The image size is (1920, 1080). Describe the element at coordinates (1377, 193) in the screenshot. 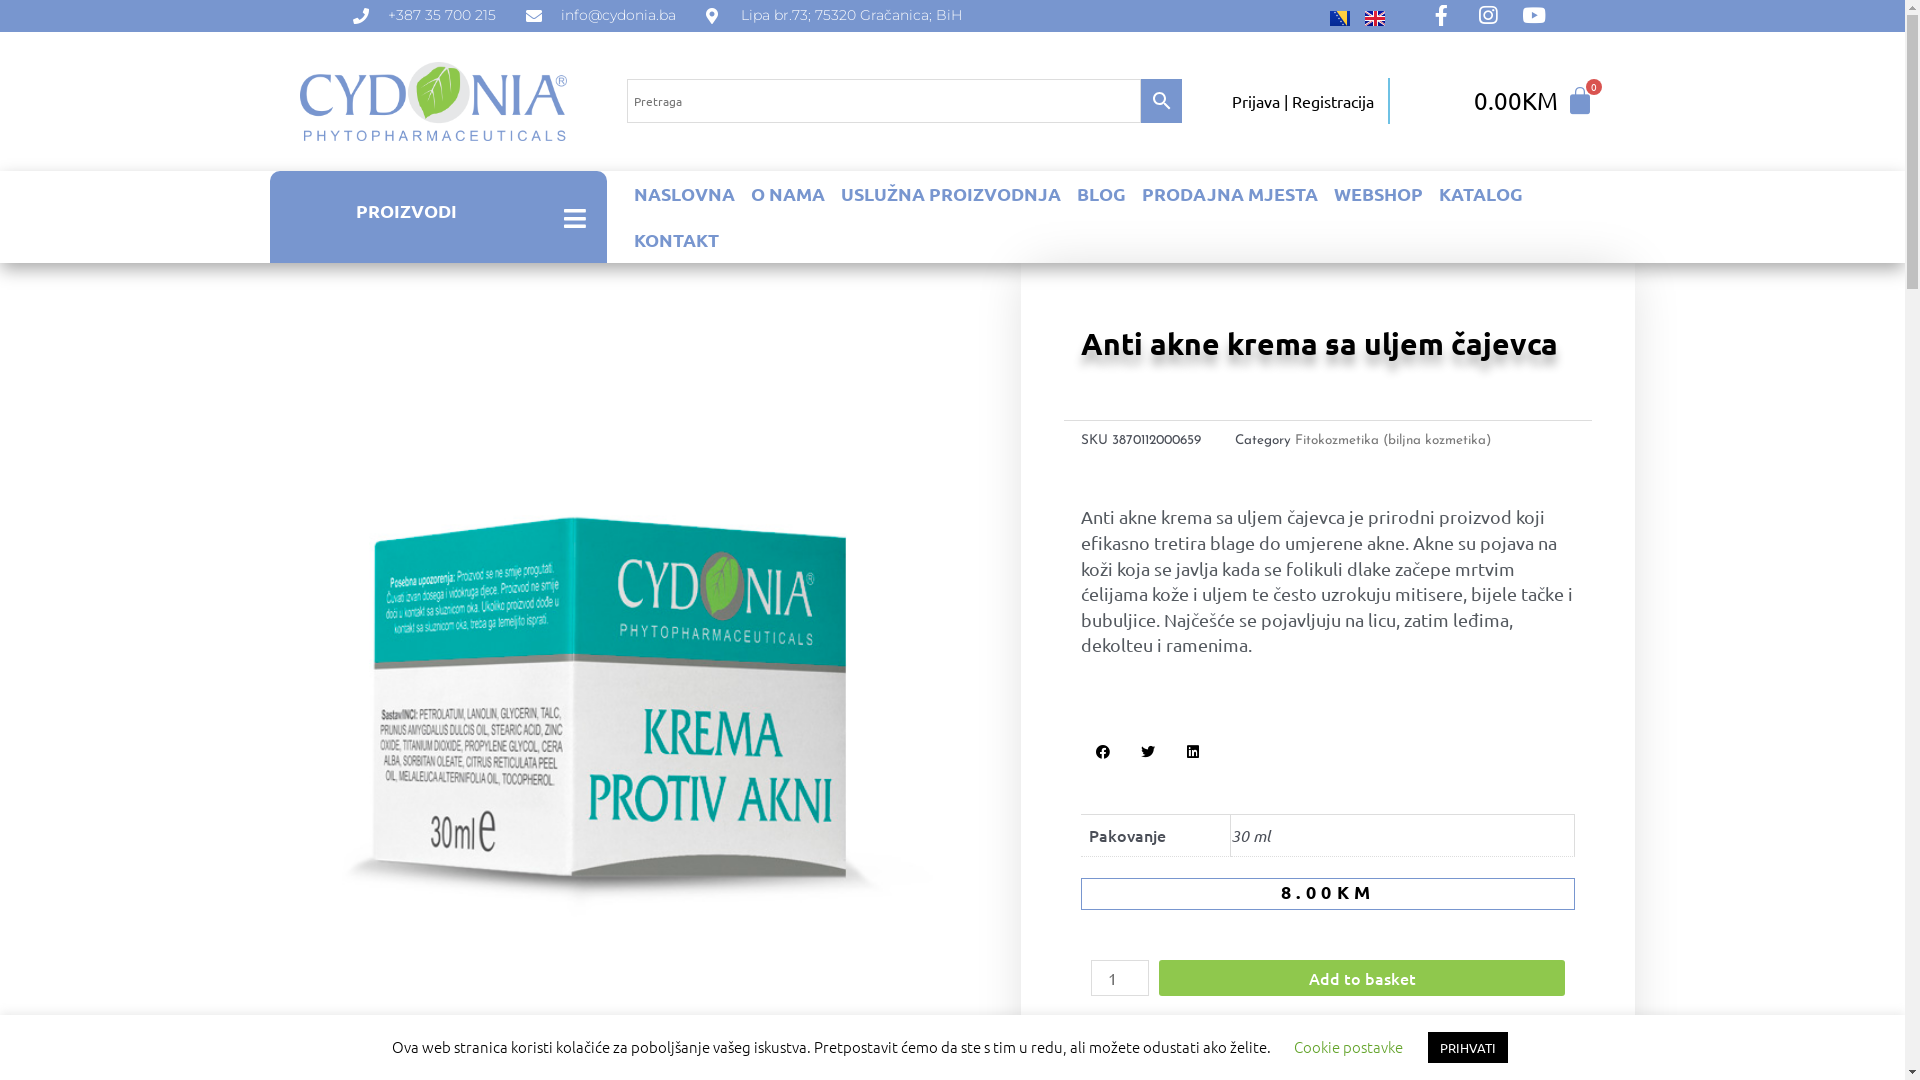

I see `'WEBSHOP'` at that location.